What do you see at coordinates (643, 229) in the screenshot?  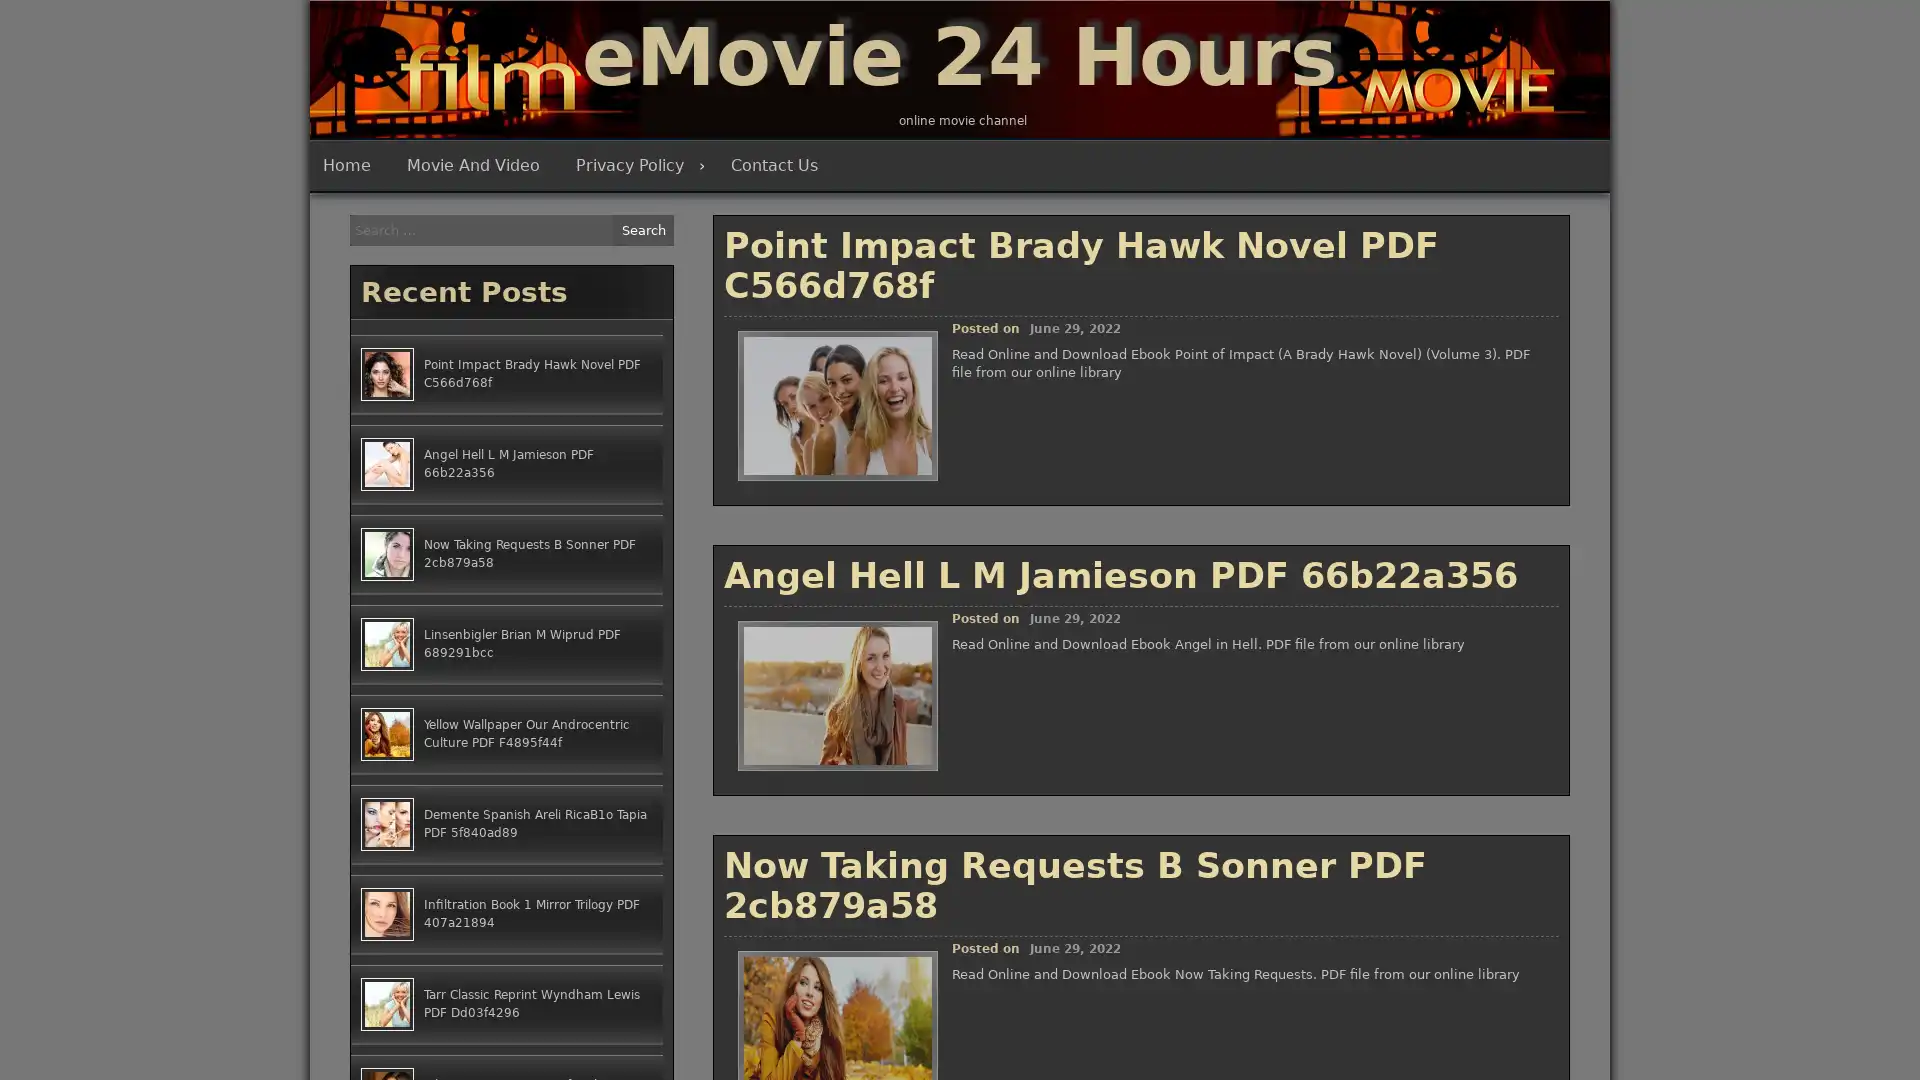 I see `Search` at bounding box center [643, 229].